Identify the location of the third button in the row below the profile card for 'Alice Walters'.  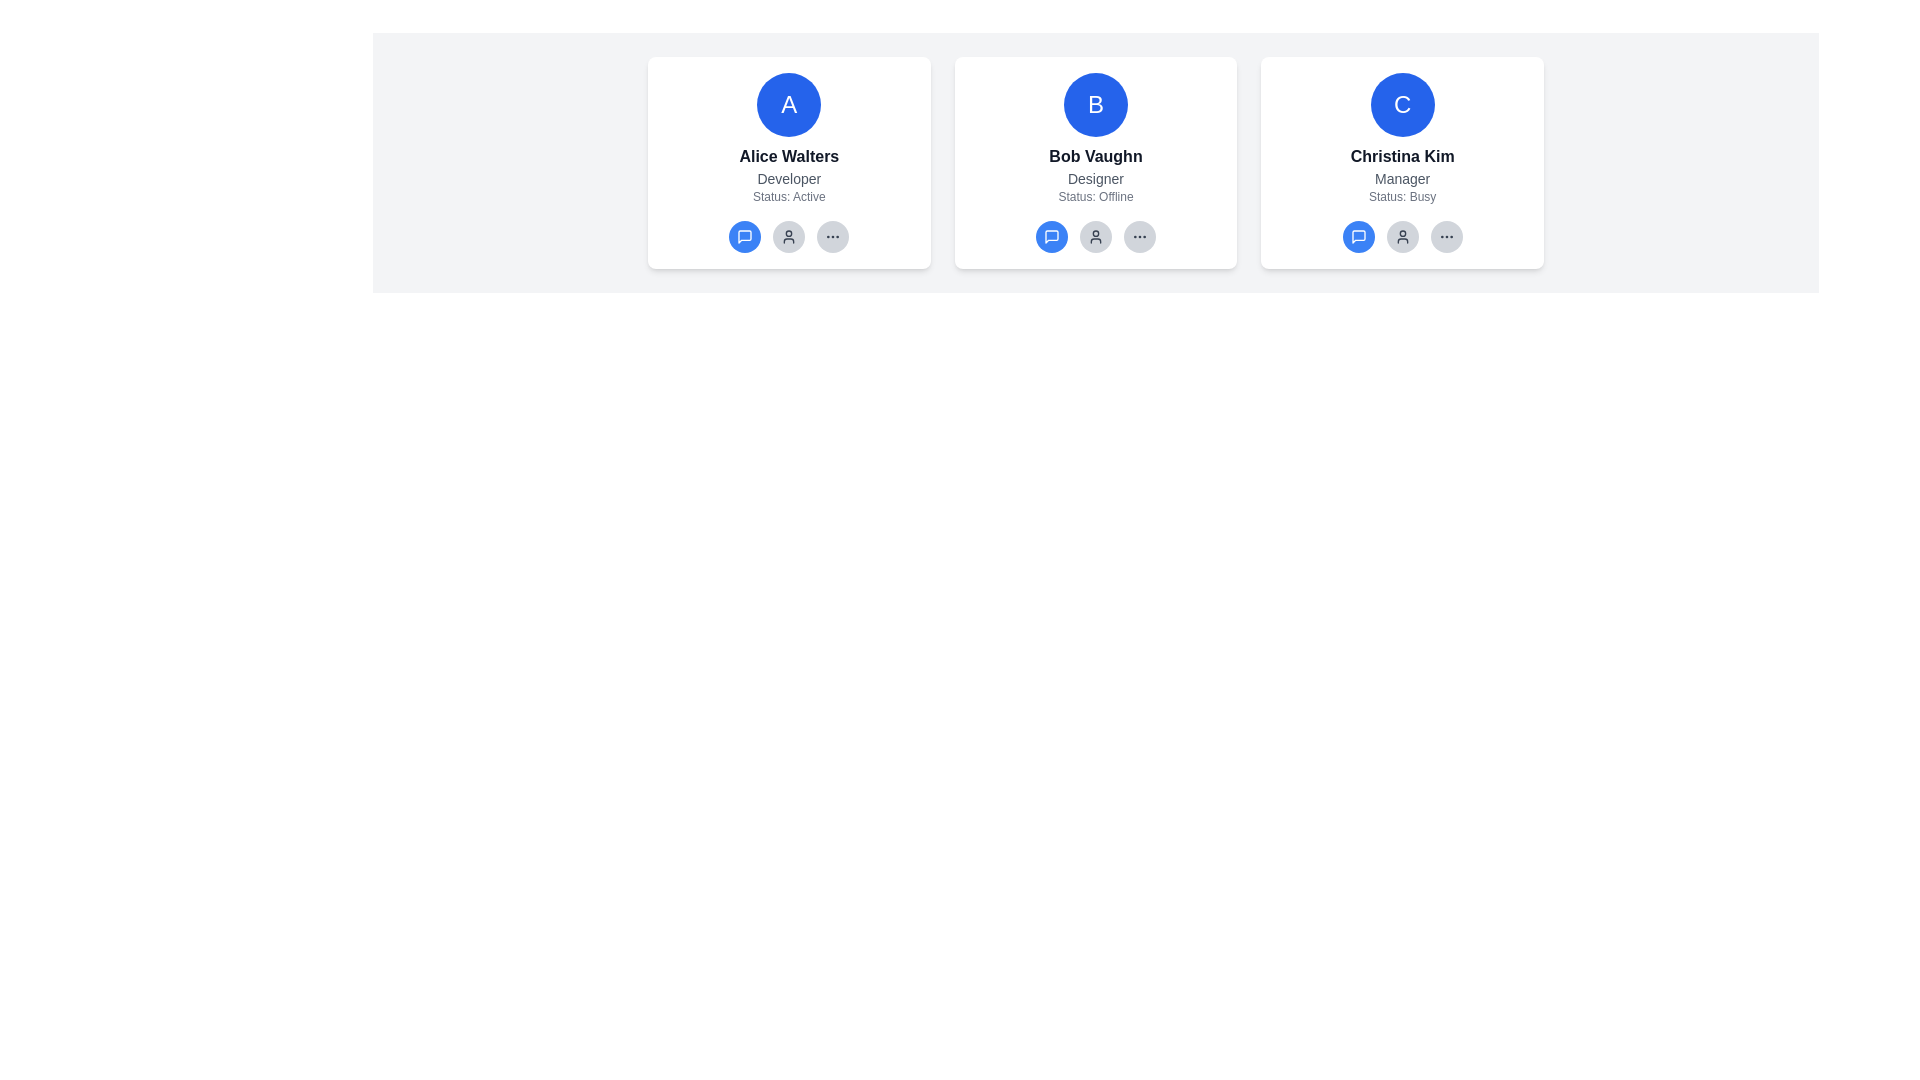
(833, 235).